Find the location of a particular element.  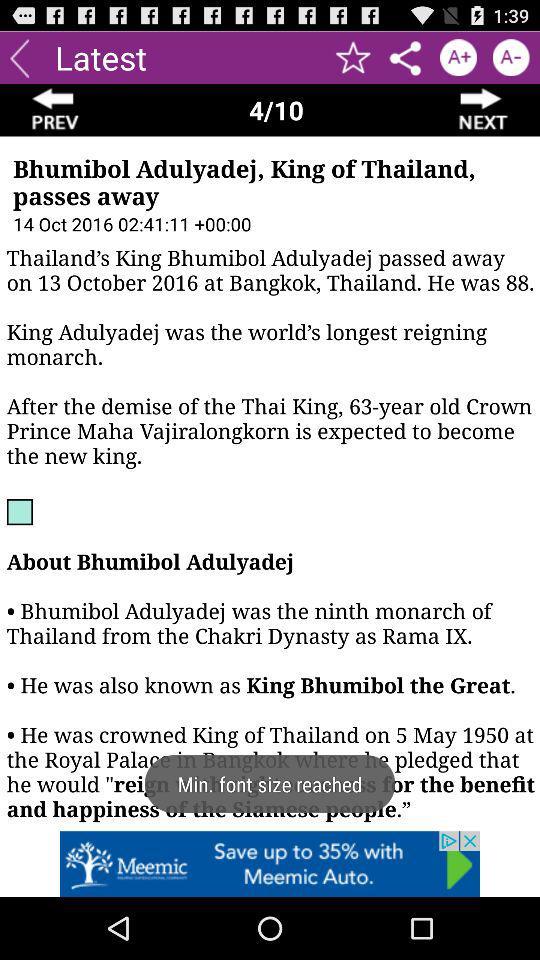

bigger font size is located at coordinates (458, 56).